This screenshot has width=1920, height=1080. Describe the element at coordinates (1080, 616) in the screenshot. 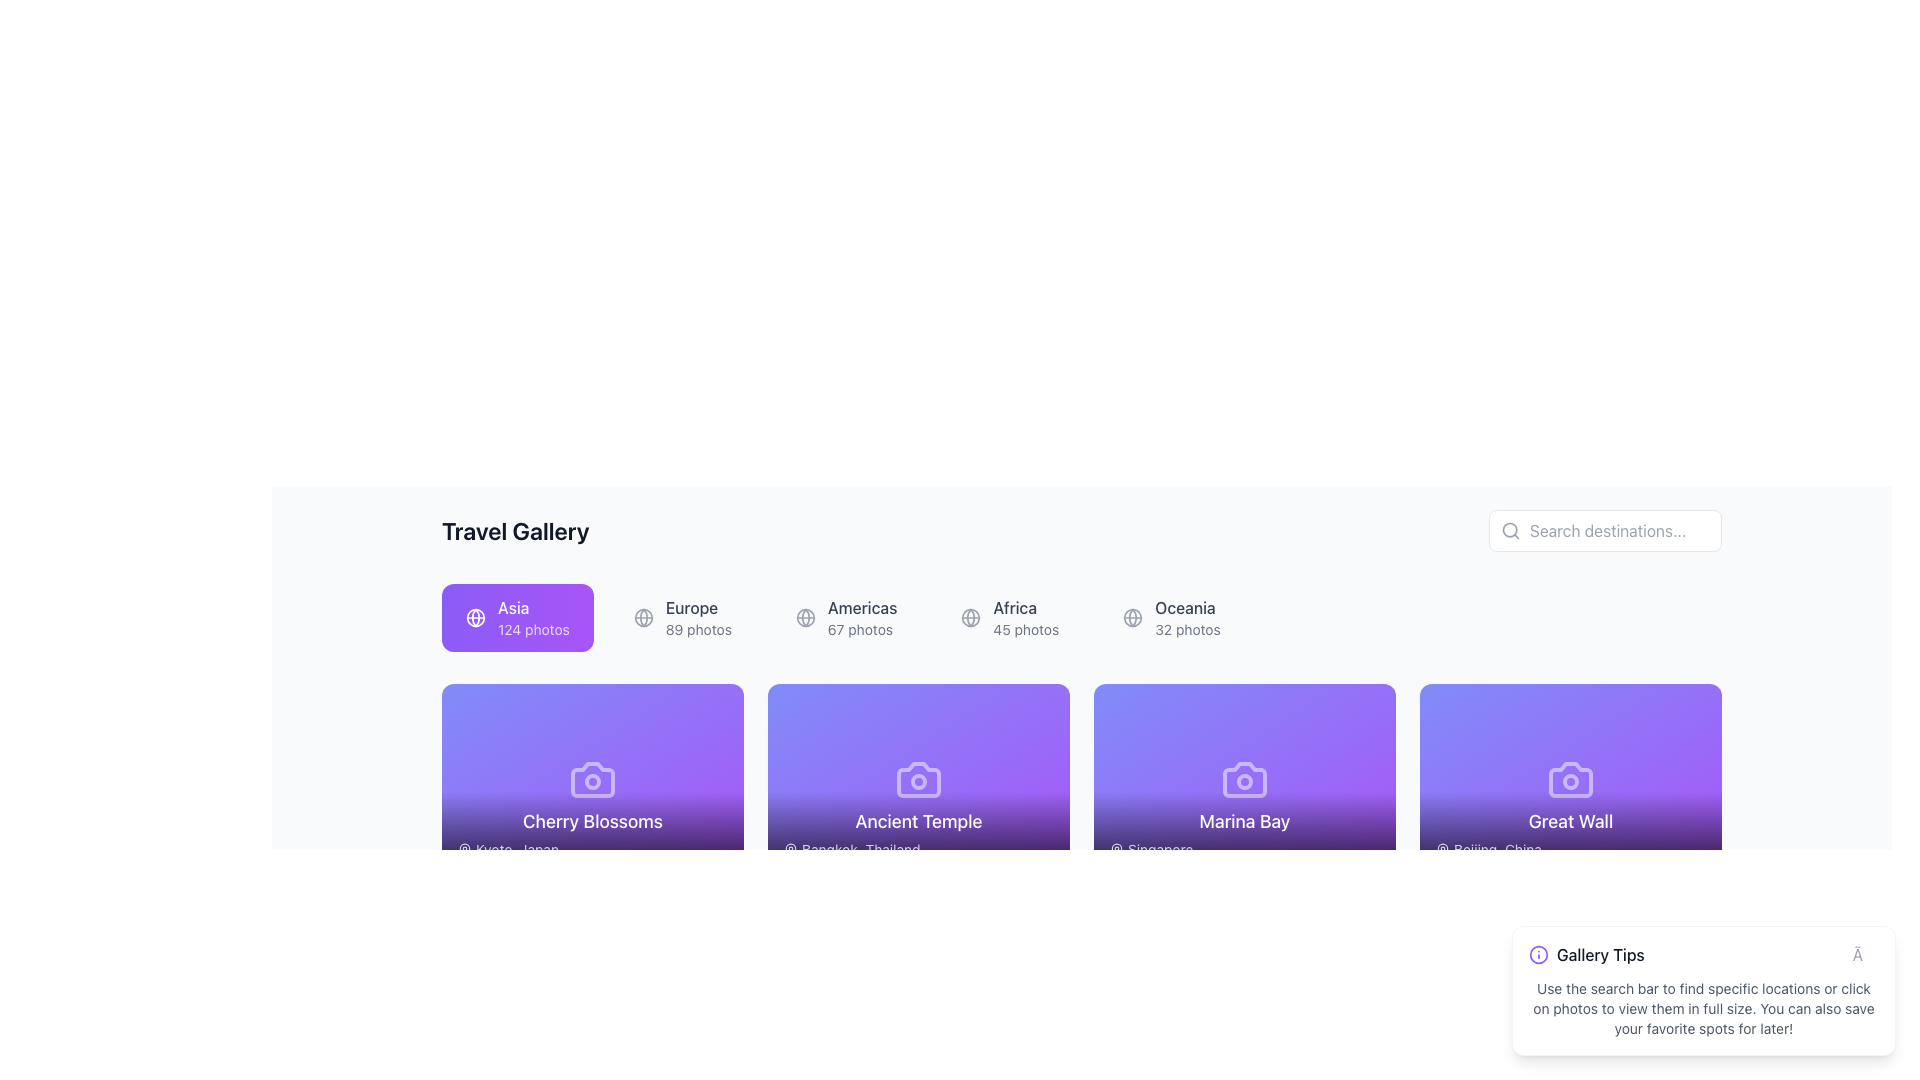

I see `a continent button in the Navigation menu located beneath the 'Travel Gallery' header to navigate to a different gallery` at that location.